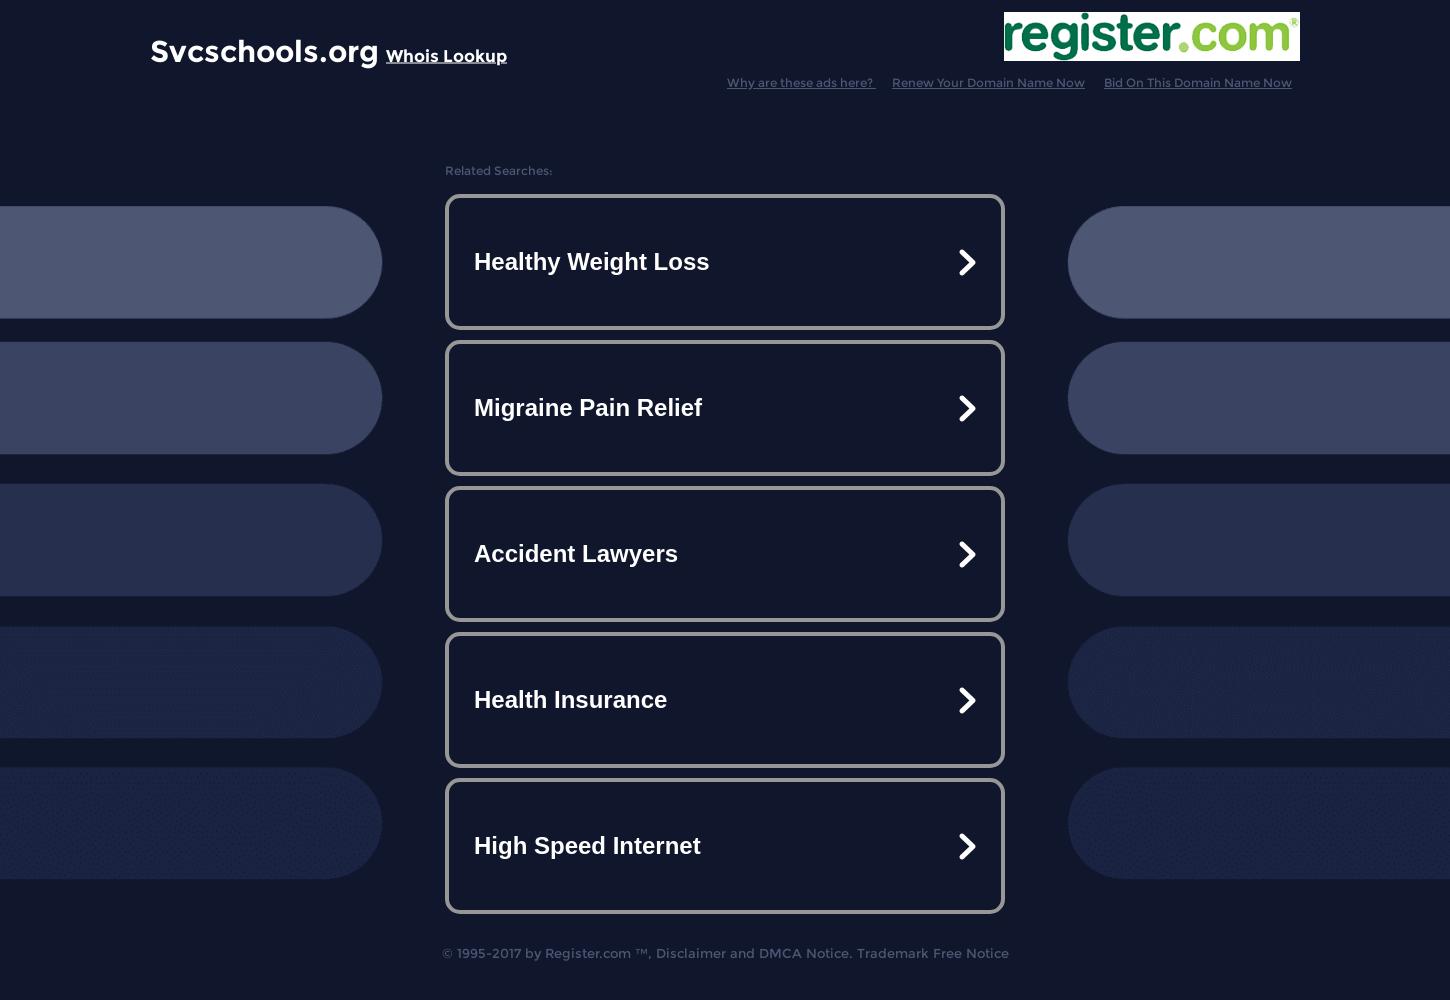 The image size is (1450, 1000). Describe the element at coordinates (587, 407) in the screenshot. I see `'Migraine Pain Relief'` at that location.